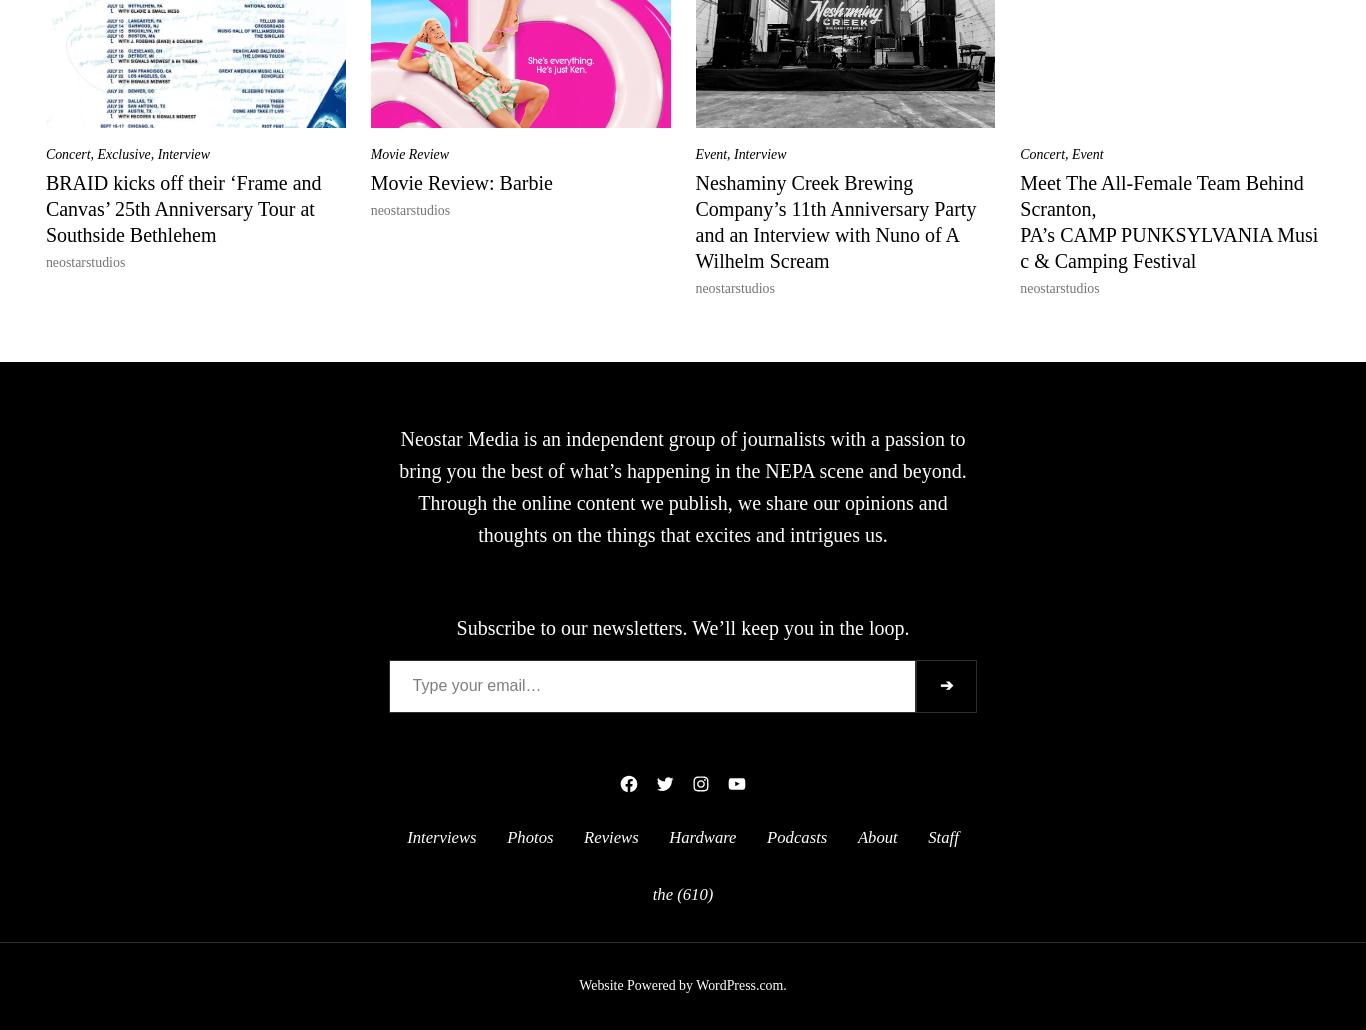  I want to click on 'Movie Review: Barbie', so click(461, 183).